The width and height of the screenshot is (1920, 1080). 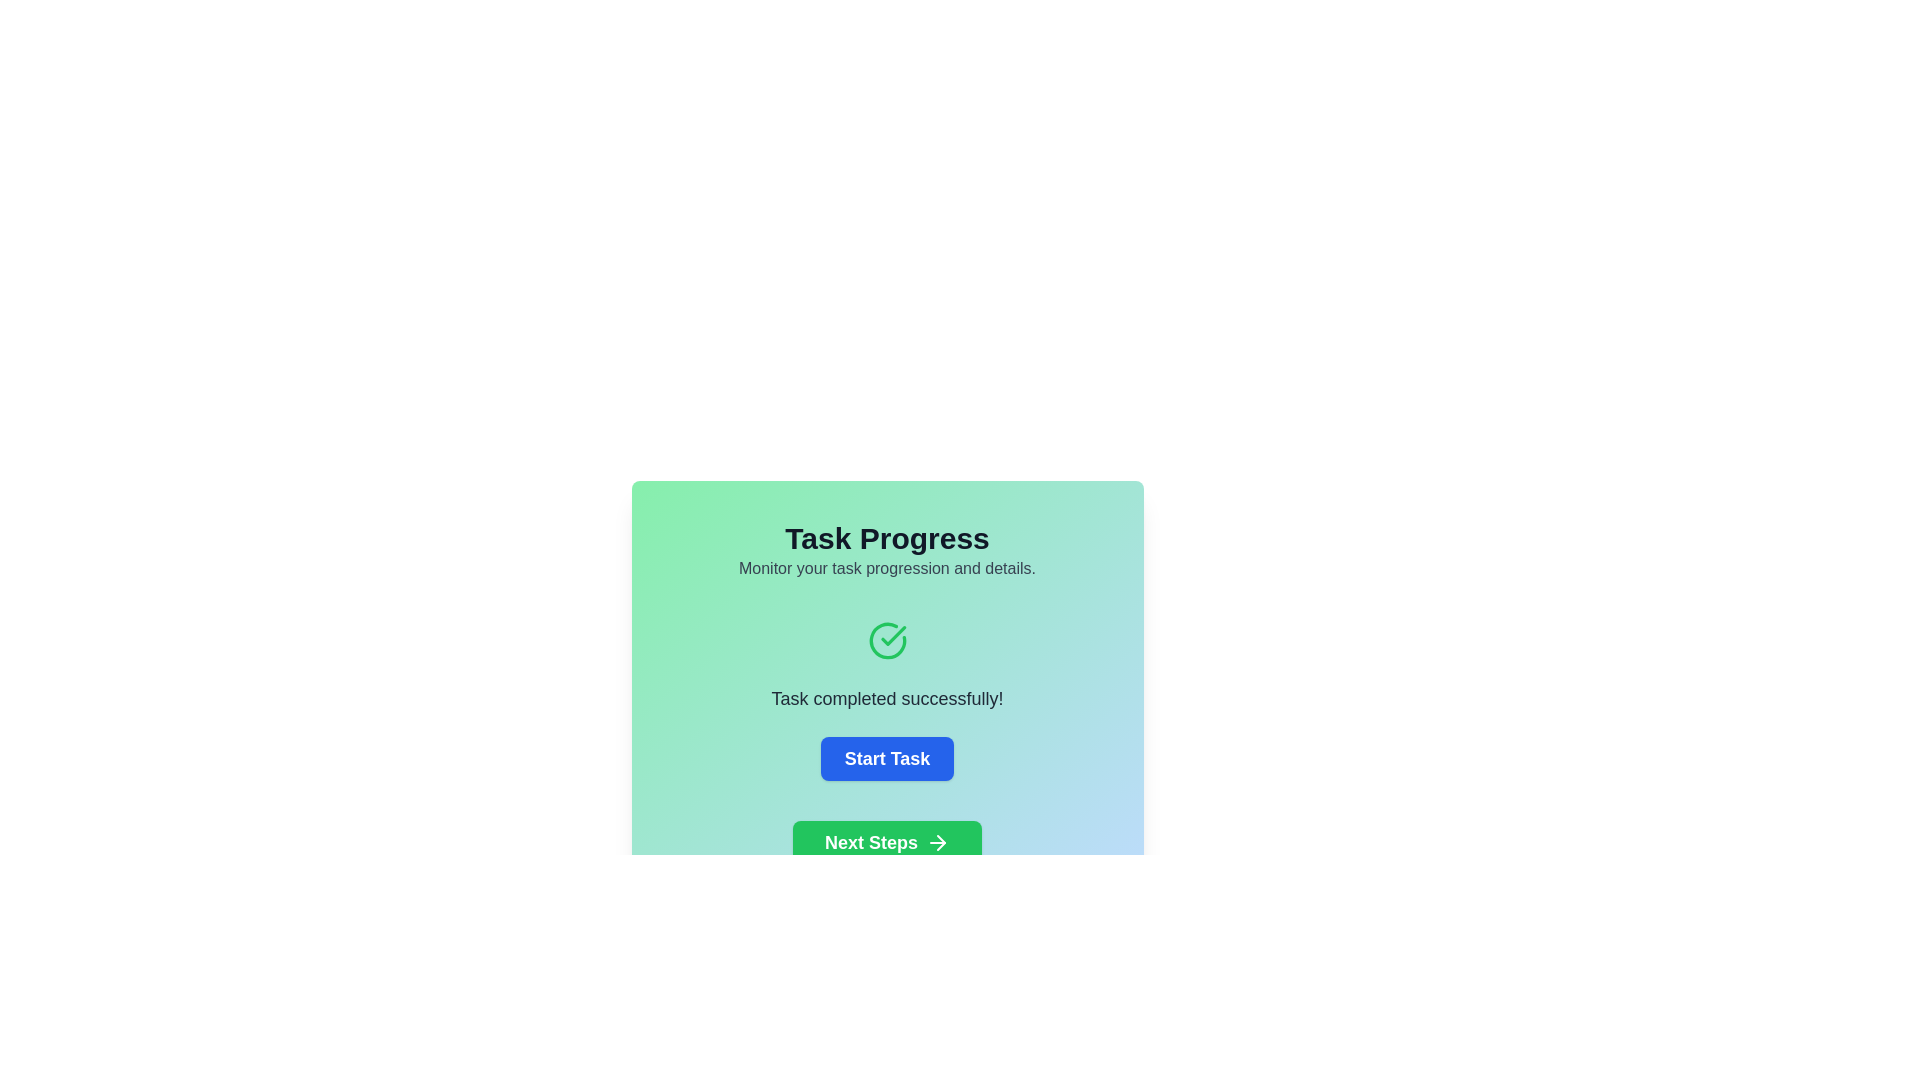 What do you see at coordinates (886, 551) in the screenshot?
I see `the Header with subtitle element displaying 'Task Progress' and its subtext 'Monitor your task progression and details.'` at bounding box center [886, 551].